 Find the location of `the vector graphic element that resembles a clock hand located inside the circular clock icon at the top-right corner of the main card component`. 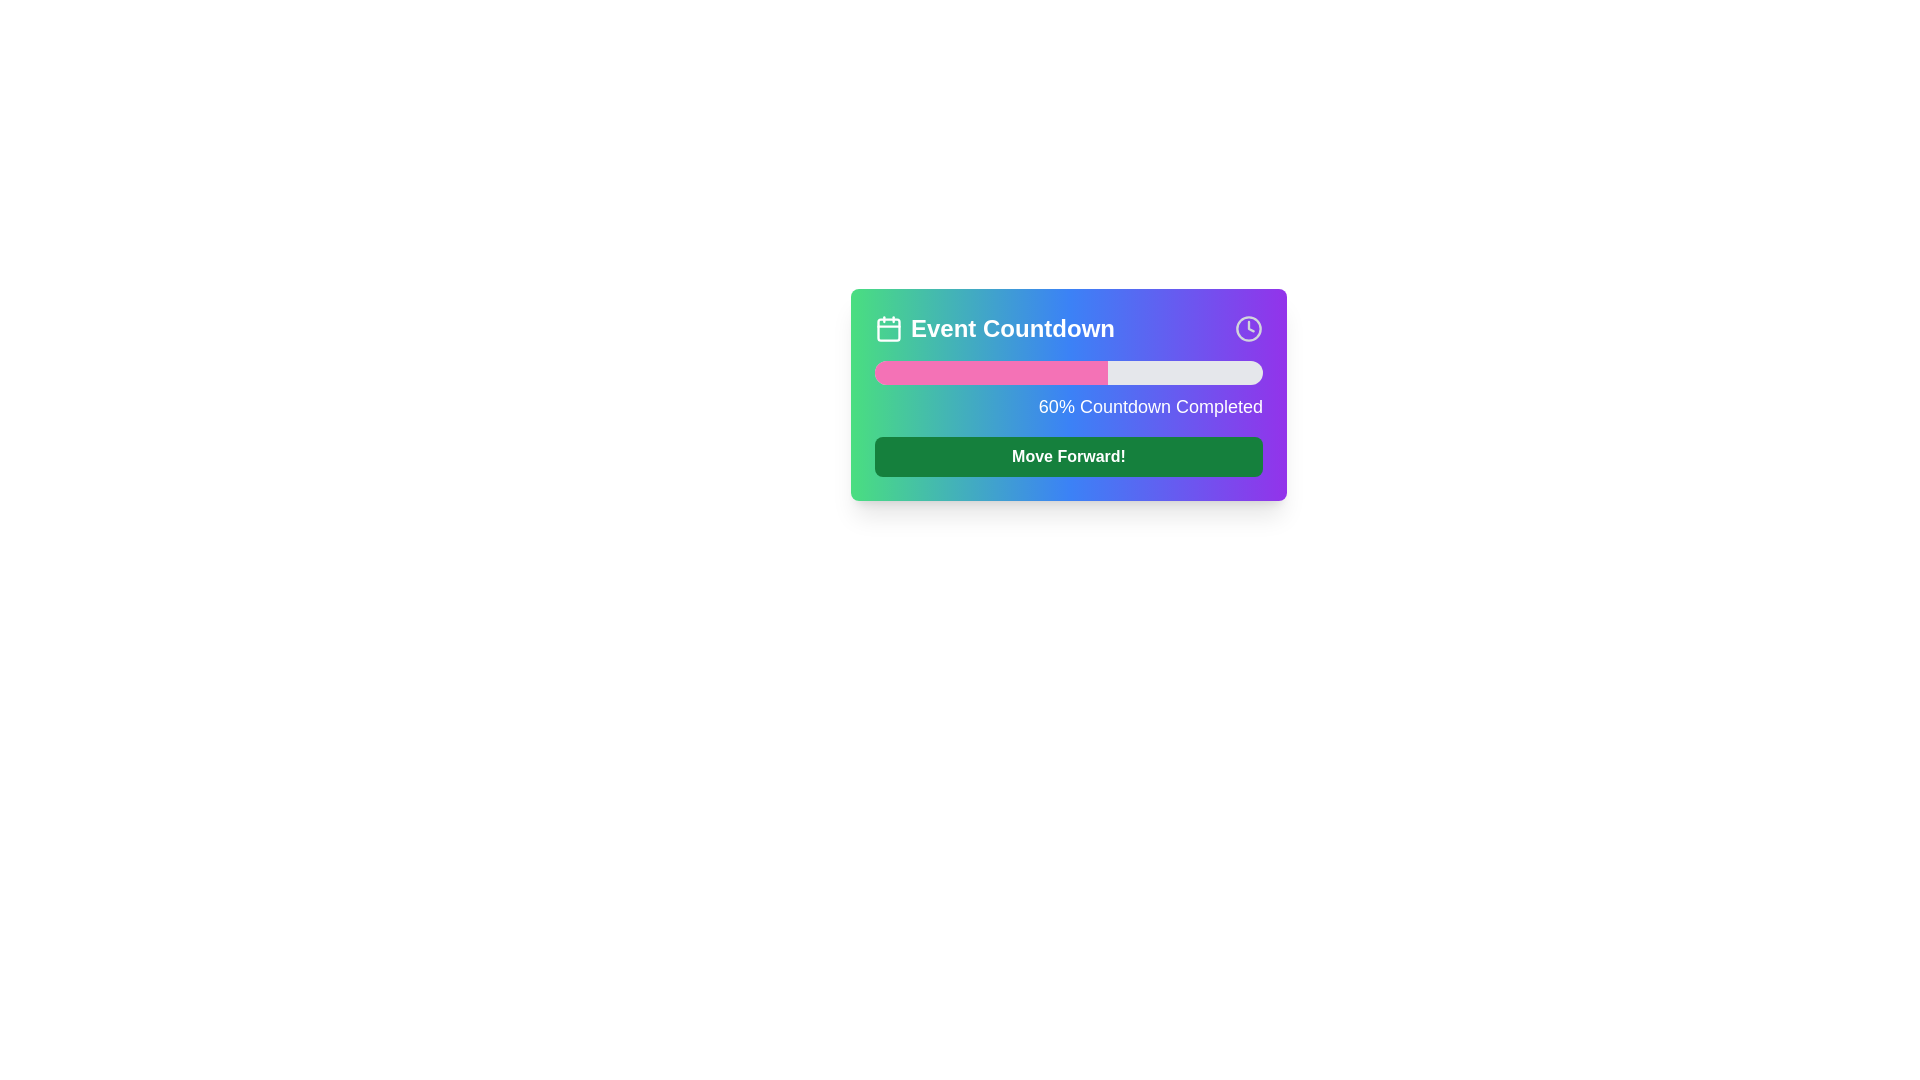

the vector graphic element that resembles a clock hand located inside the circular clock icon at the top-right corner of the main card component is located at coordinates (1250, 325).